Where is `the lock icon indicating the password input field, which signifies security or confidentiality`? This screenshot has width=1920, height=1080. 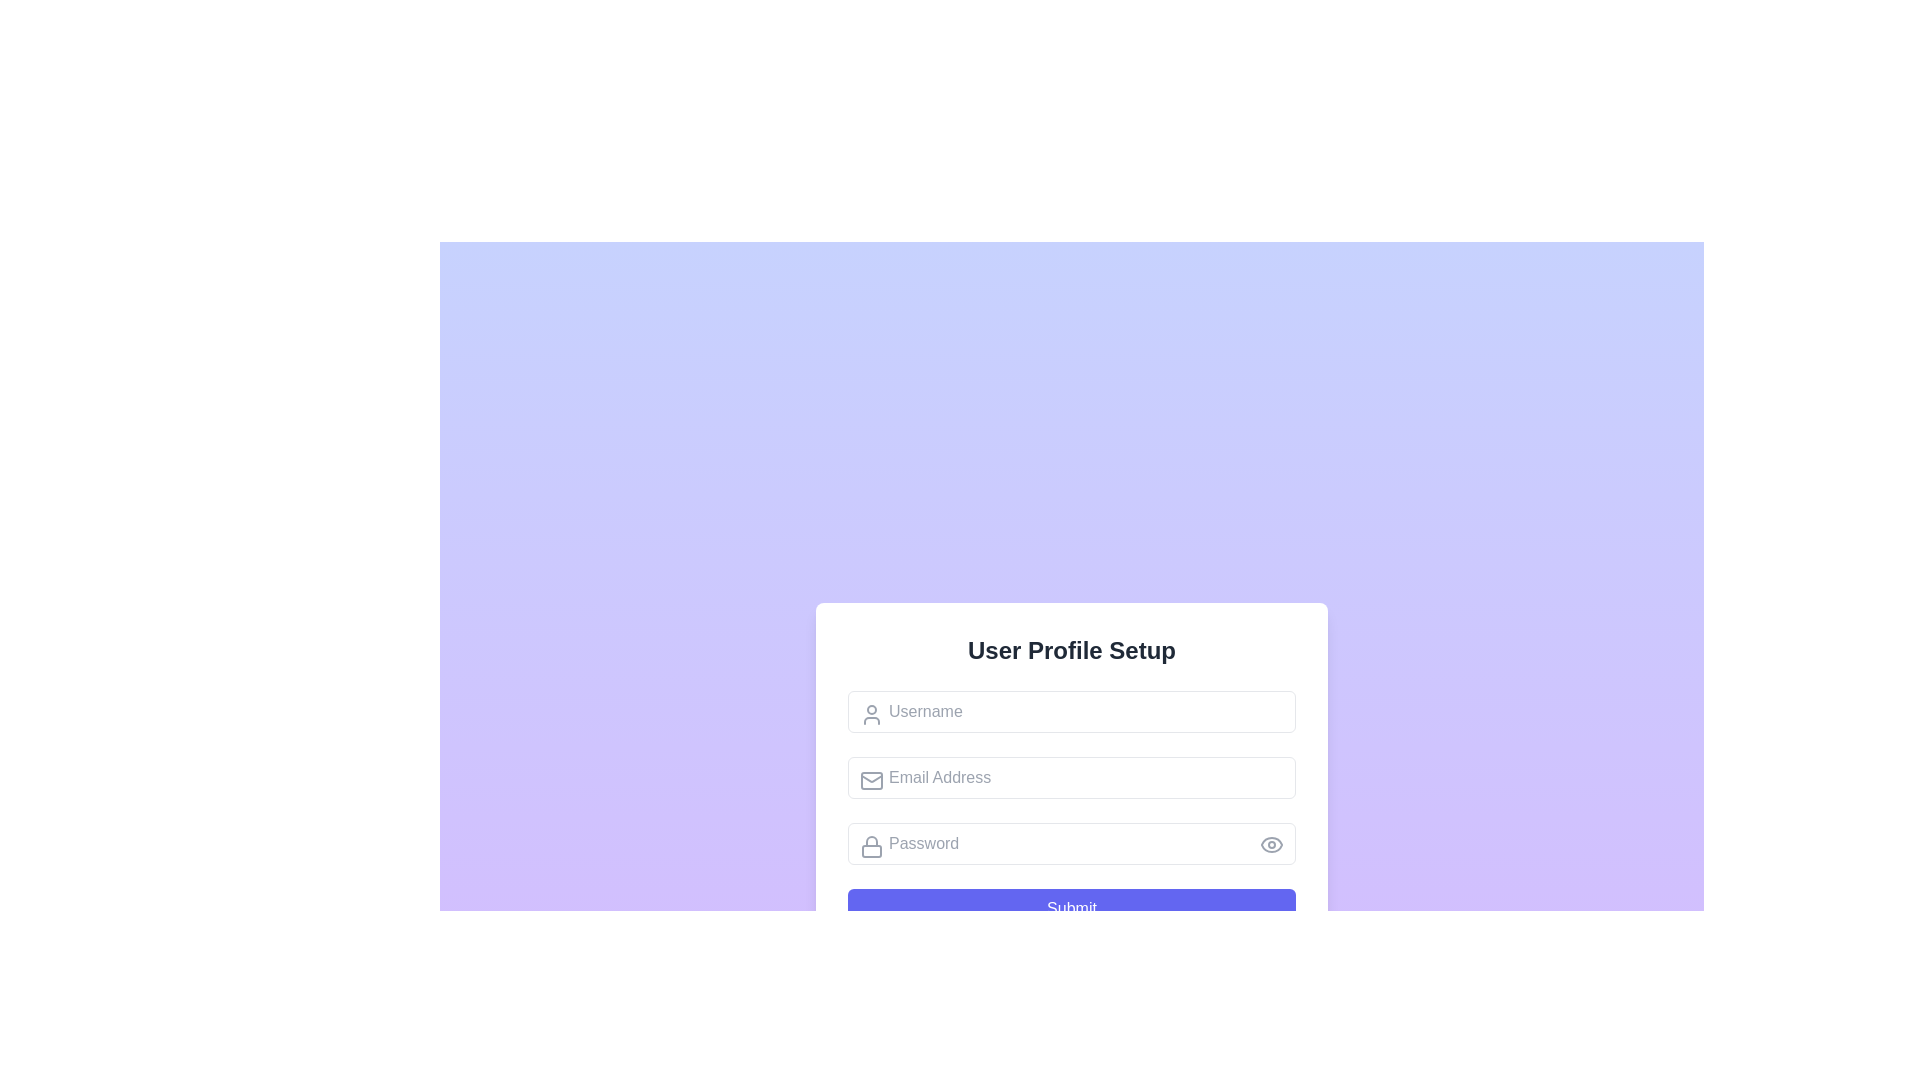
the lock icon indicating the password input field, which signifies security or confidentiality is located at coordinates (872, 847).